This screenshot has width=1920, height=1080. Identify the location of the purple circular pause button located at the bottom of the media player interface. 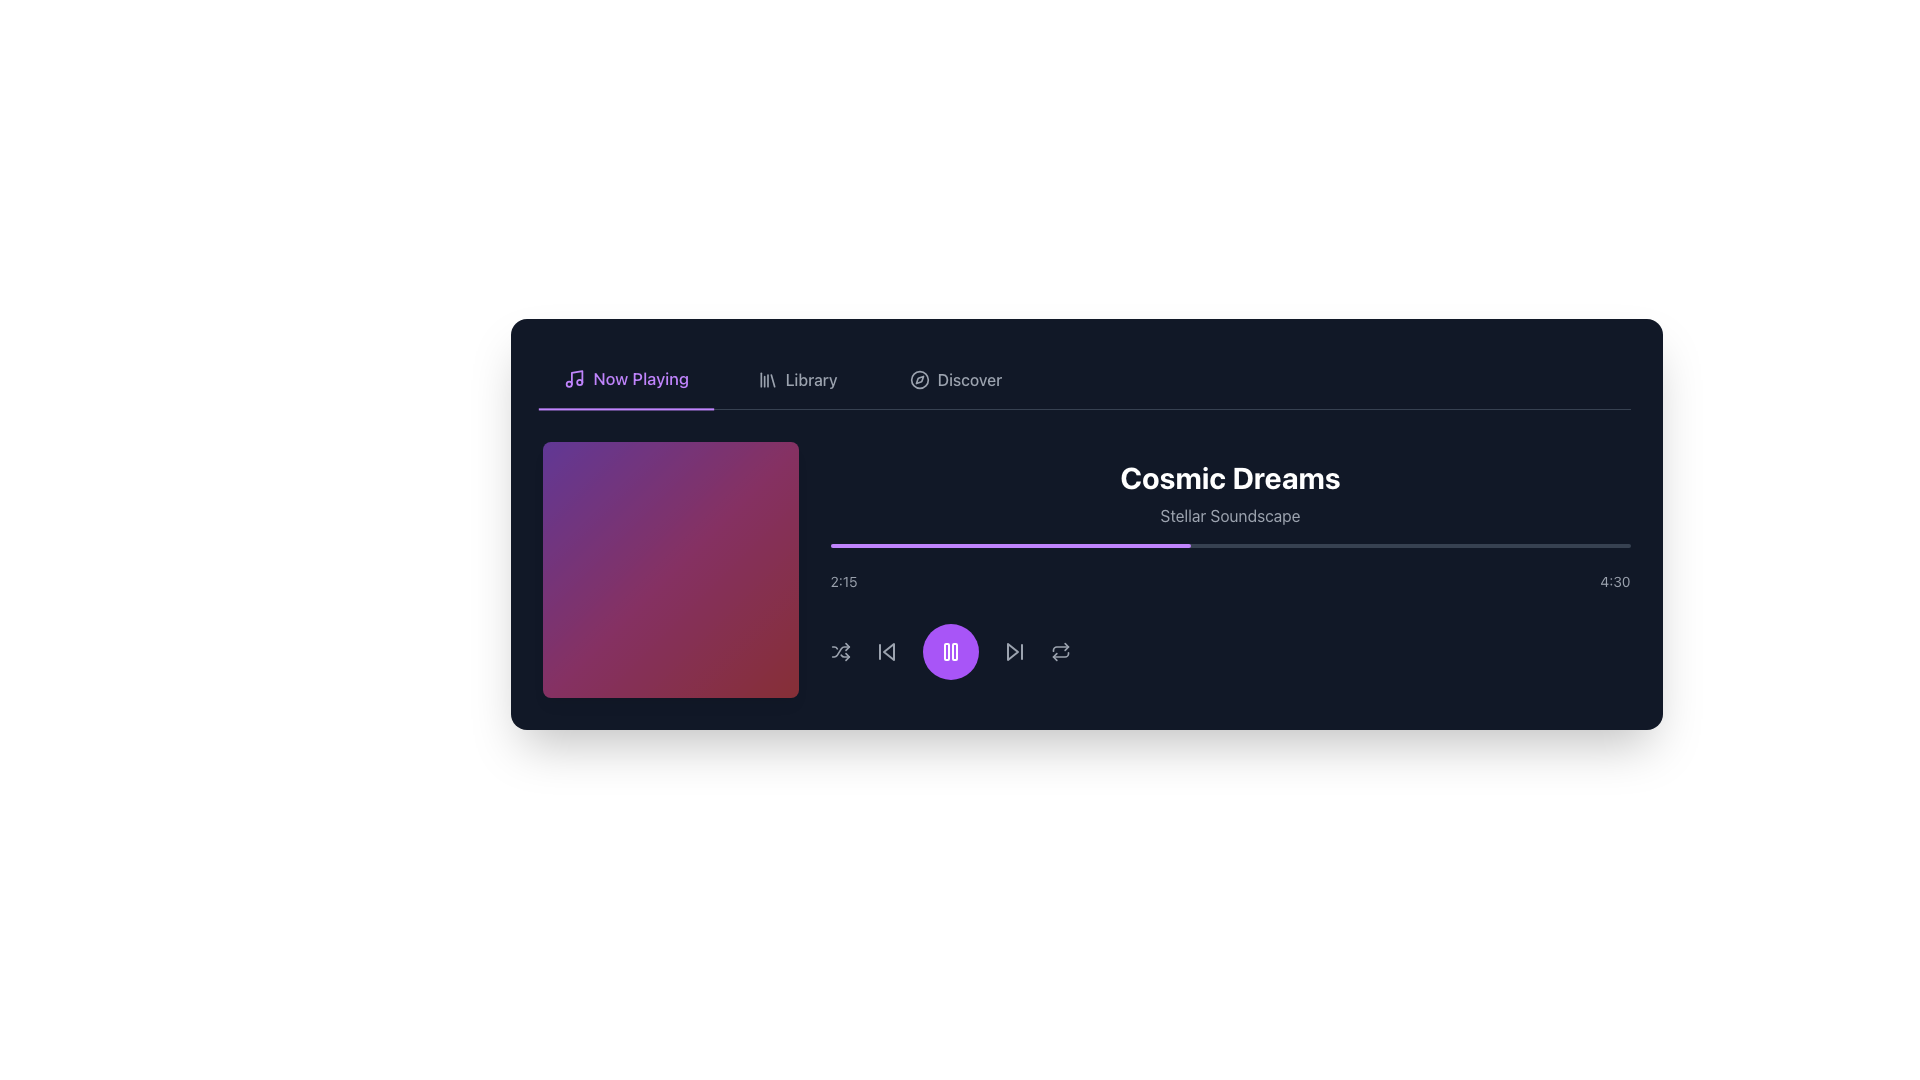
(949, 651).